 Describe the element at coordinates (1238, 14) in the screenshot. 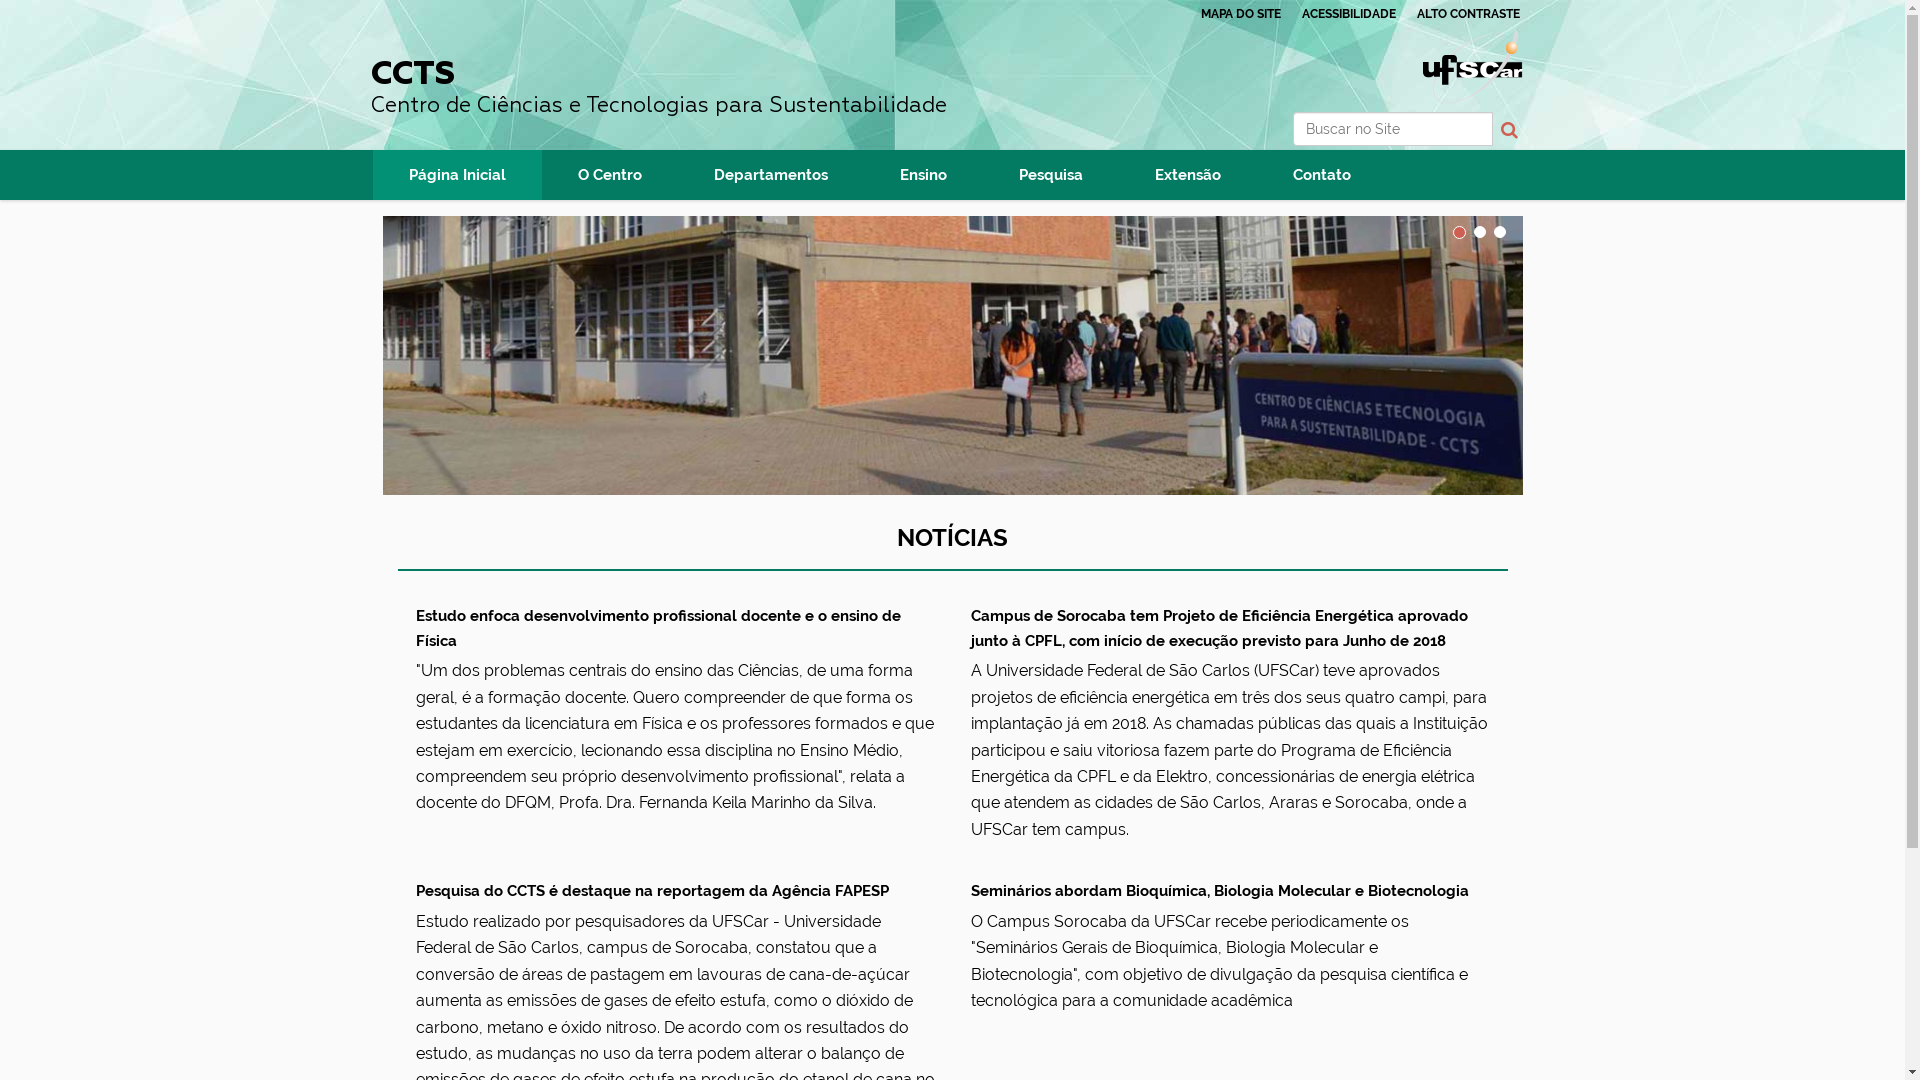

I see `'MAPA DO SITE'` at that location.